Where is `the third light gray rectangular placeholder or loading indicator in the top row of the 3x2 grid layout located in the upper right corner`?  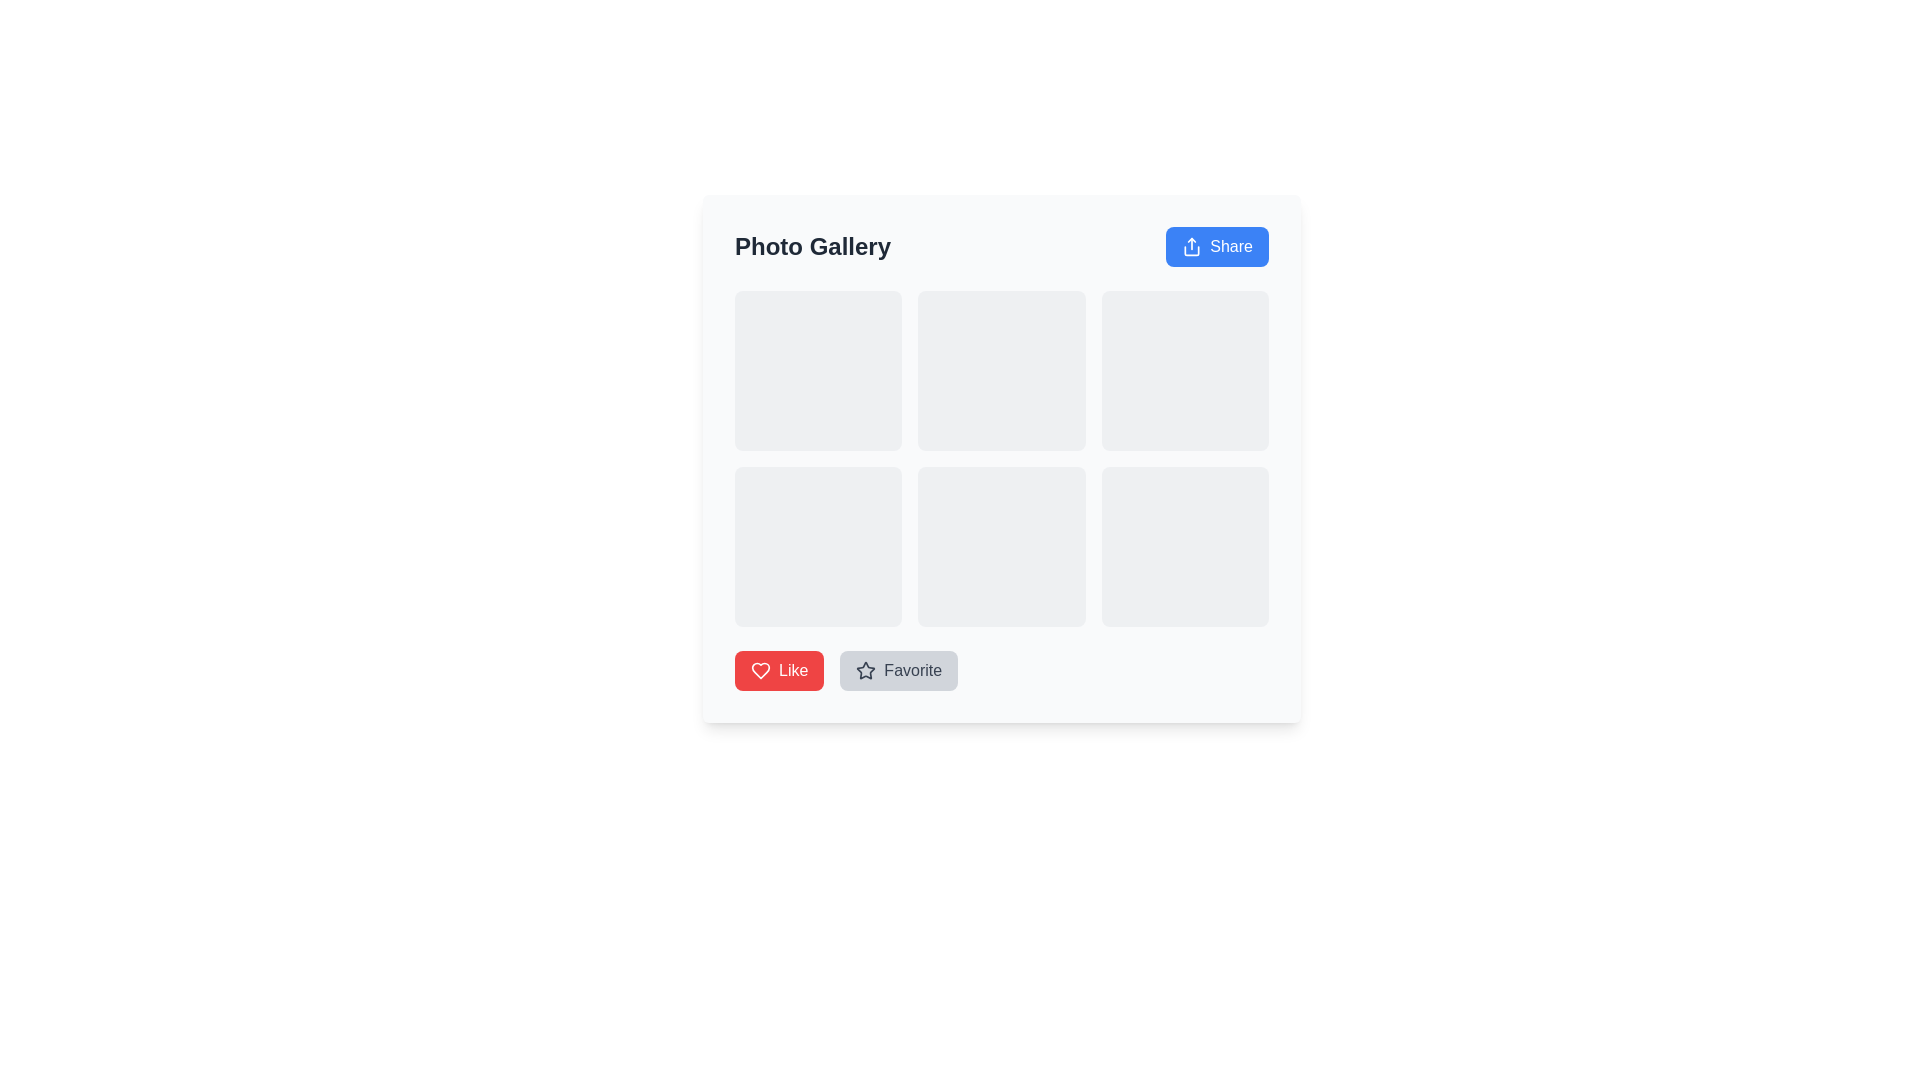 the third light gray rectangular placeholder or loading indicator in the top row of the 3x2 grid layout located in the upper right corner is located at coordinates (1185, 370).